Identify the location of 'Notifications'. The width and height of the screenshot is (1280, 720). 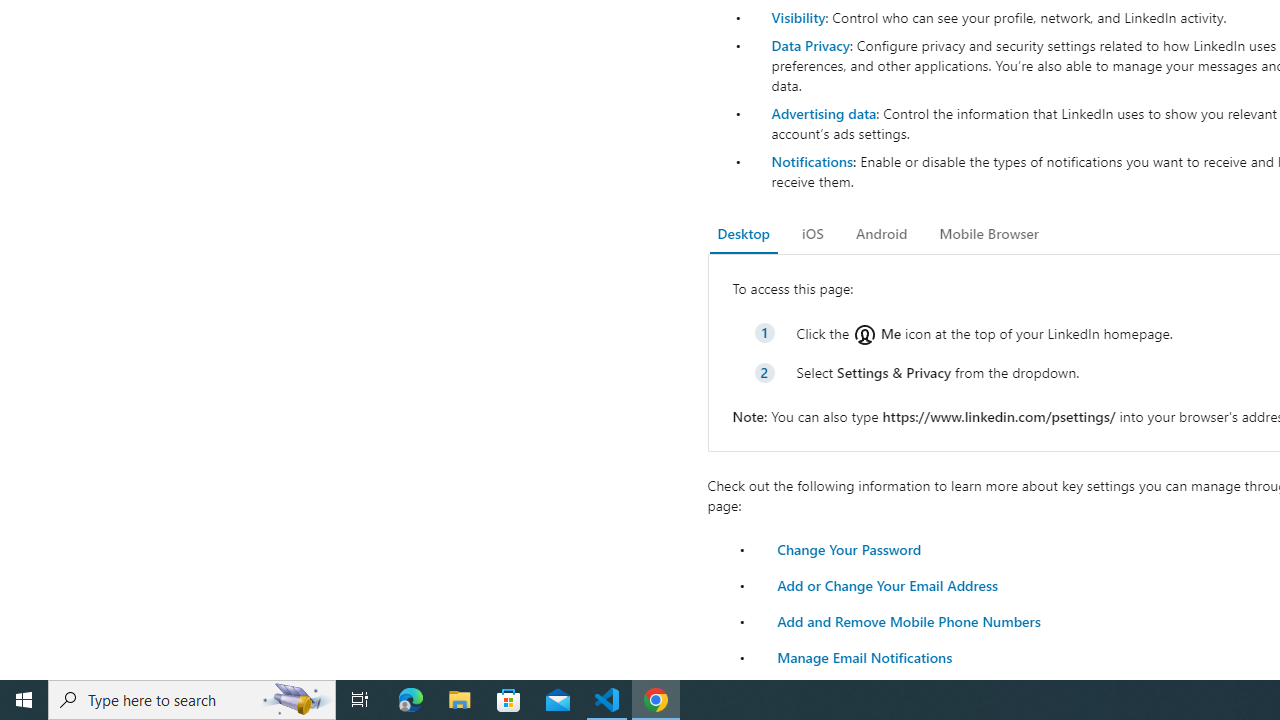
(811, 160).